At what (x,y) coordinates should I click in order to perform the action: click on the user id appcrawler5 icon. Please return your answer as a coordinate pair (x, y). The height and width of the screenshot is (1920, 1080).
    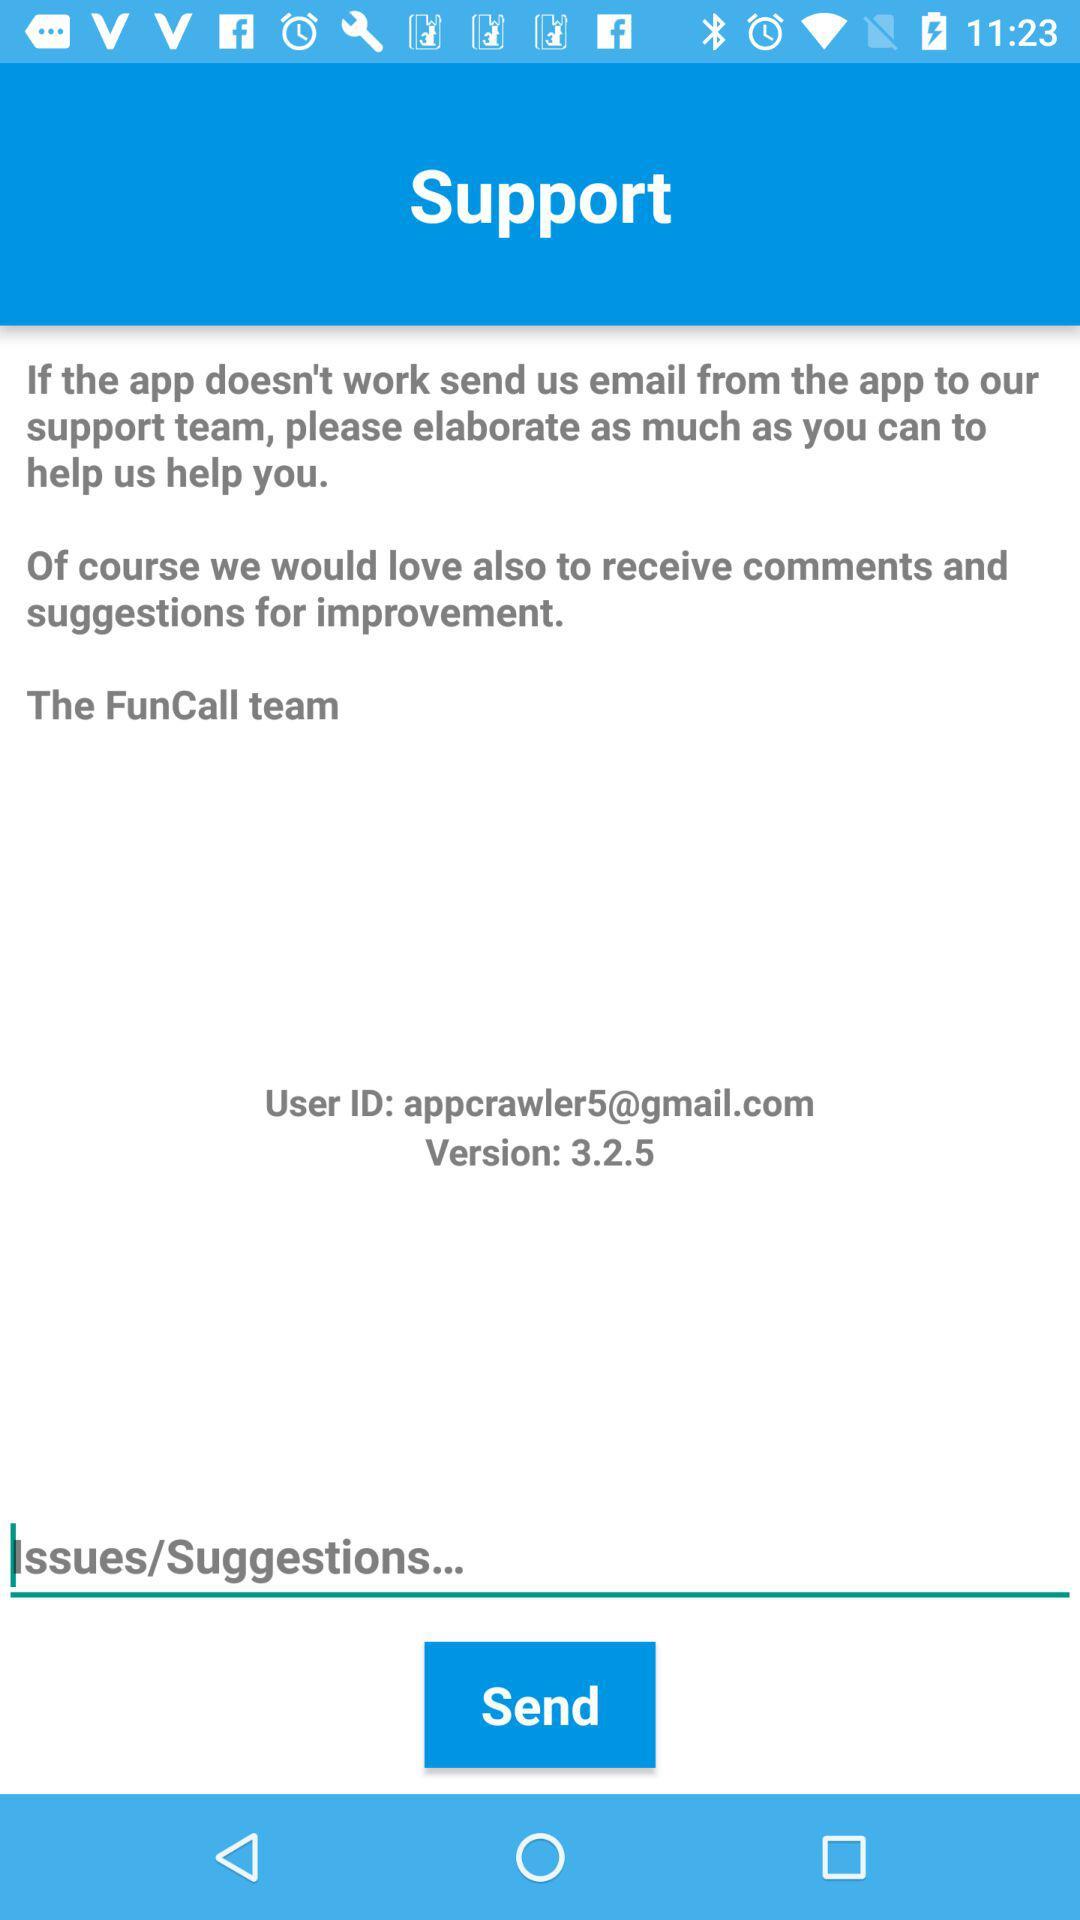
    Looking at the image, I should click on (538, 1100).